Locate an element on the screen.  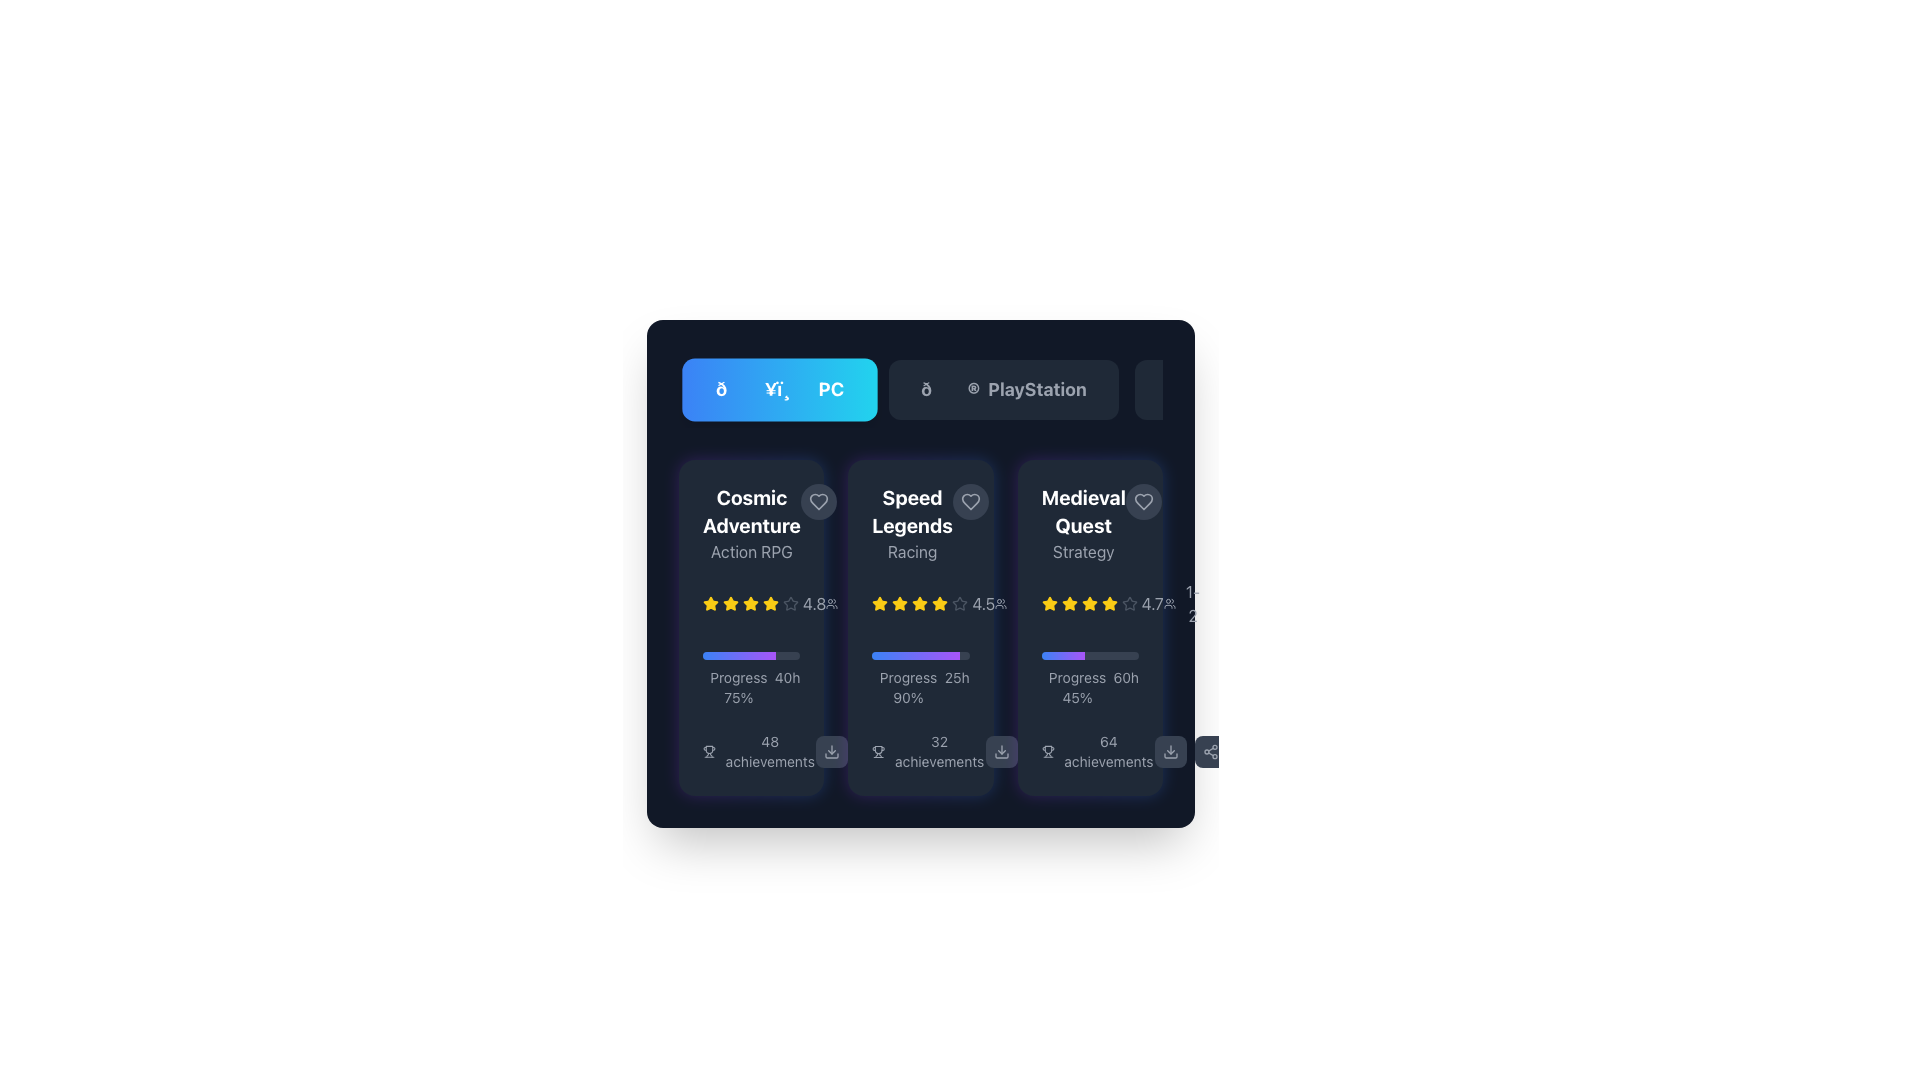
the horizontal progress bar with rounded edges, which has a grey background and a blue to purple gradient-filled segment, located above the text 'Progress 60h 45%' is located at coordinates (1089, 655).